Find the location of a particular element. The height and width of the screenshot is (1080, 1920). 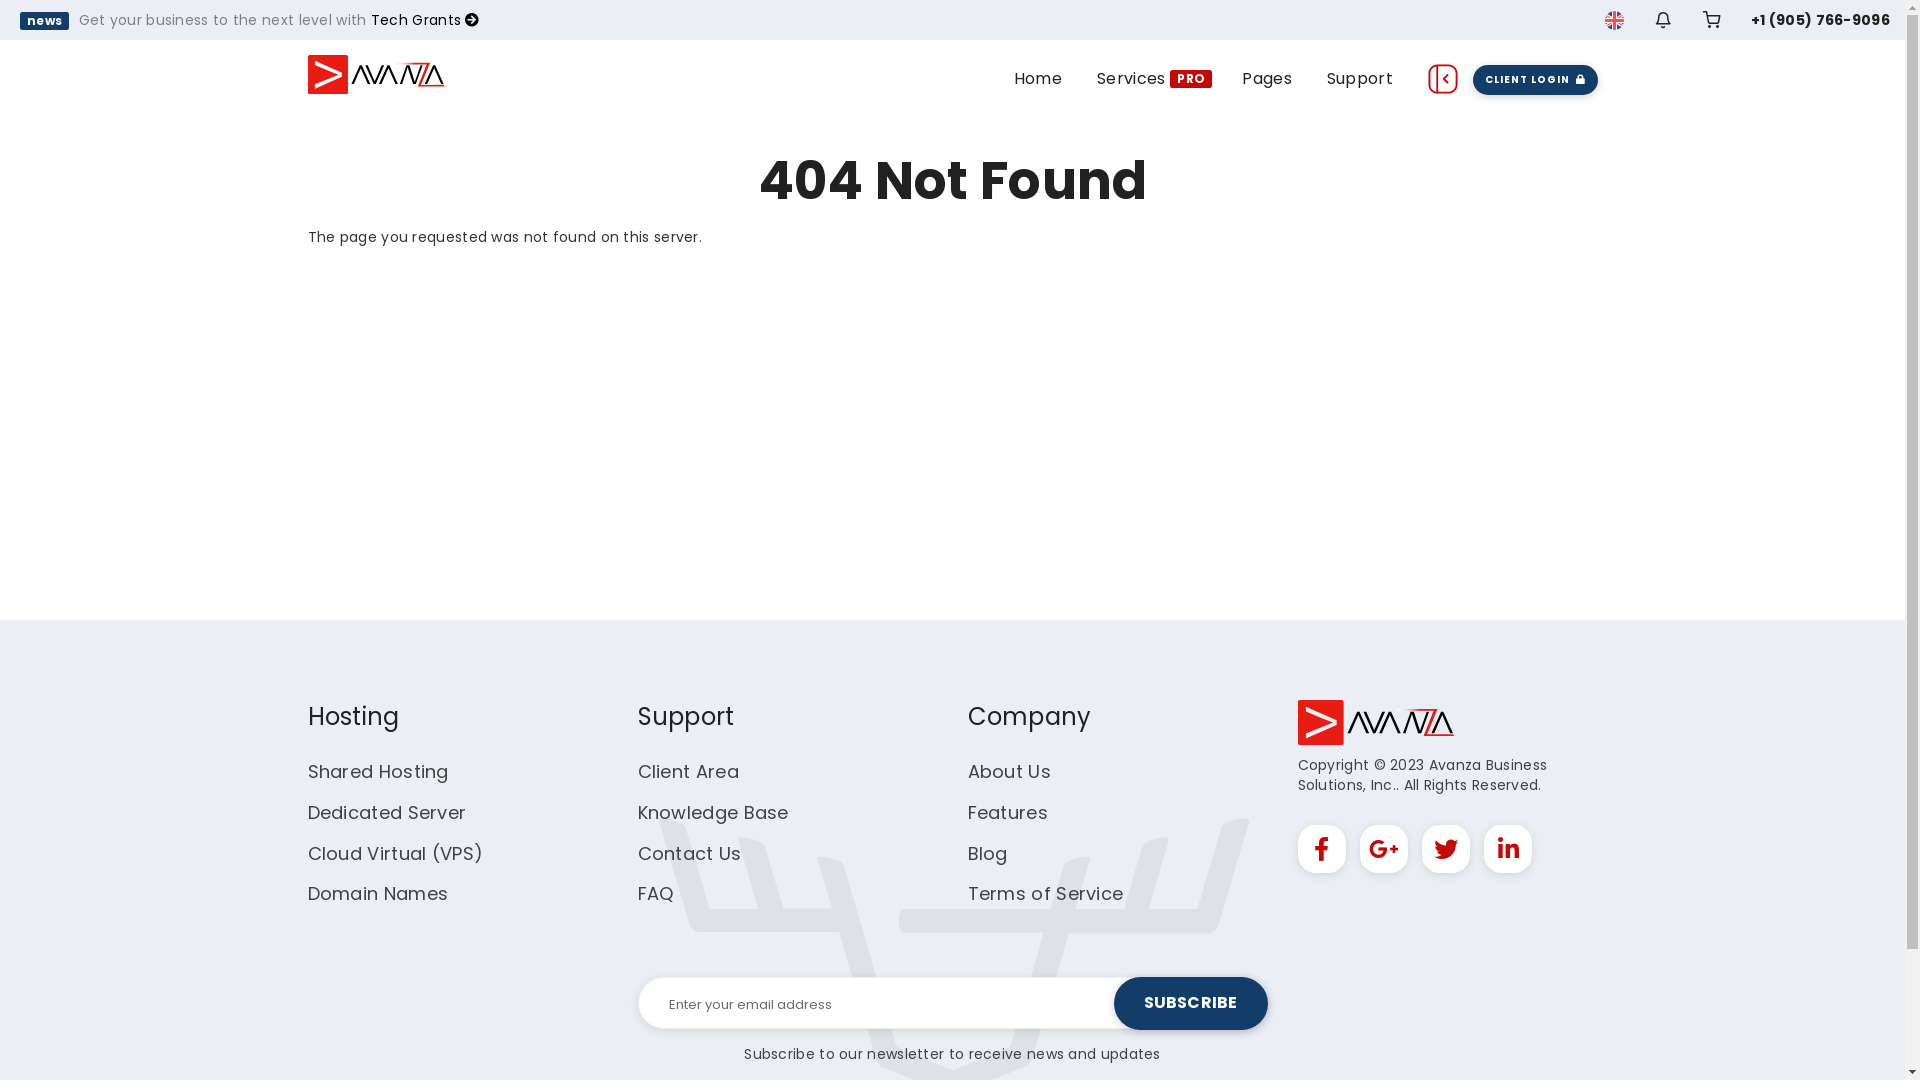

'Support' is located at coordinates (1359, 76).